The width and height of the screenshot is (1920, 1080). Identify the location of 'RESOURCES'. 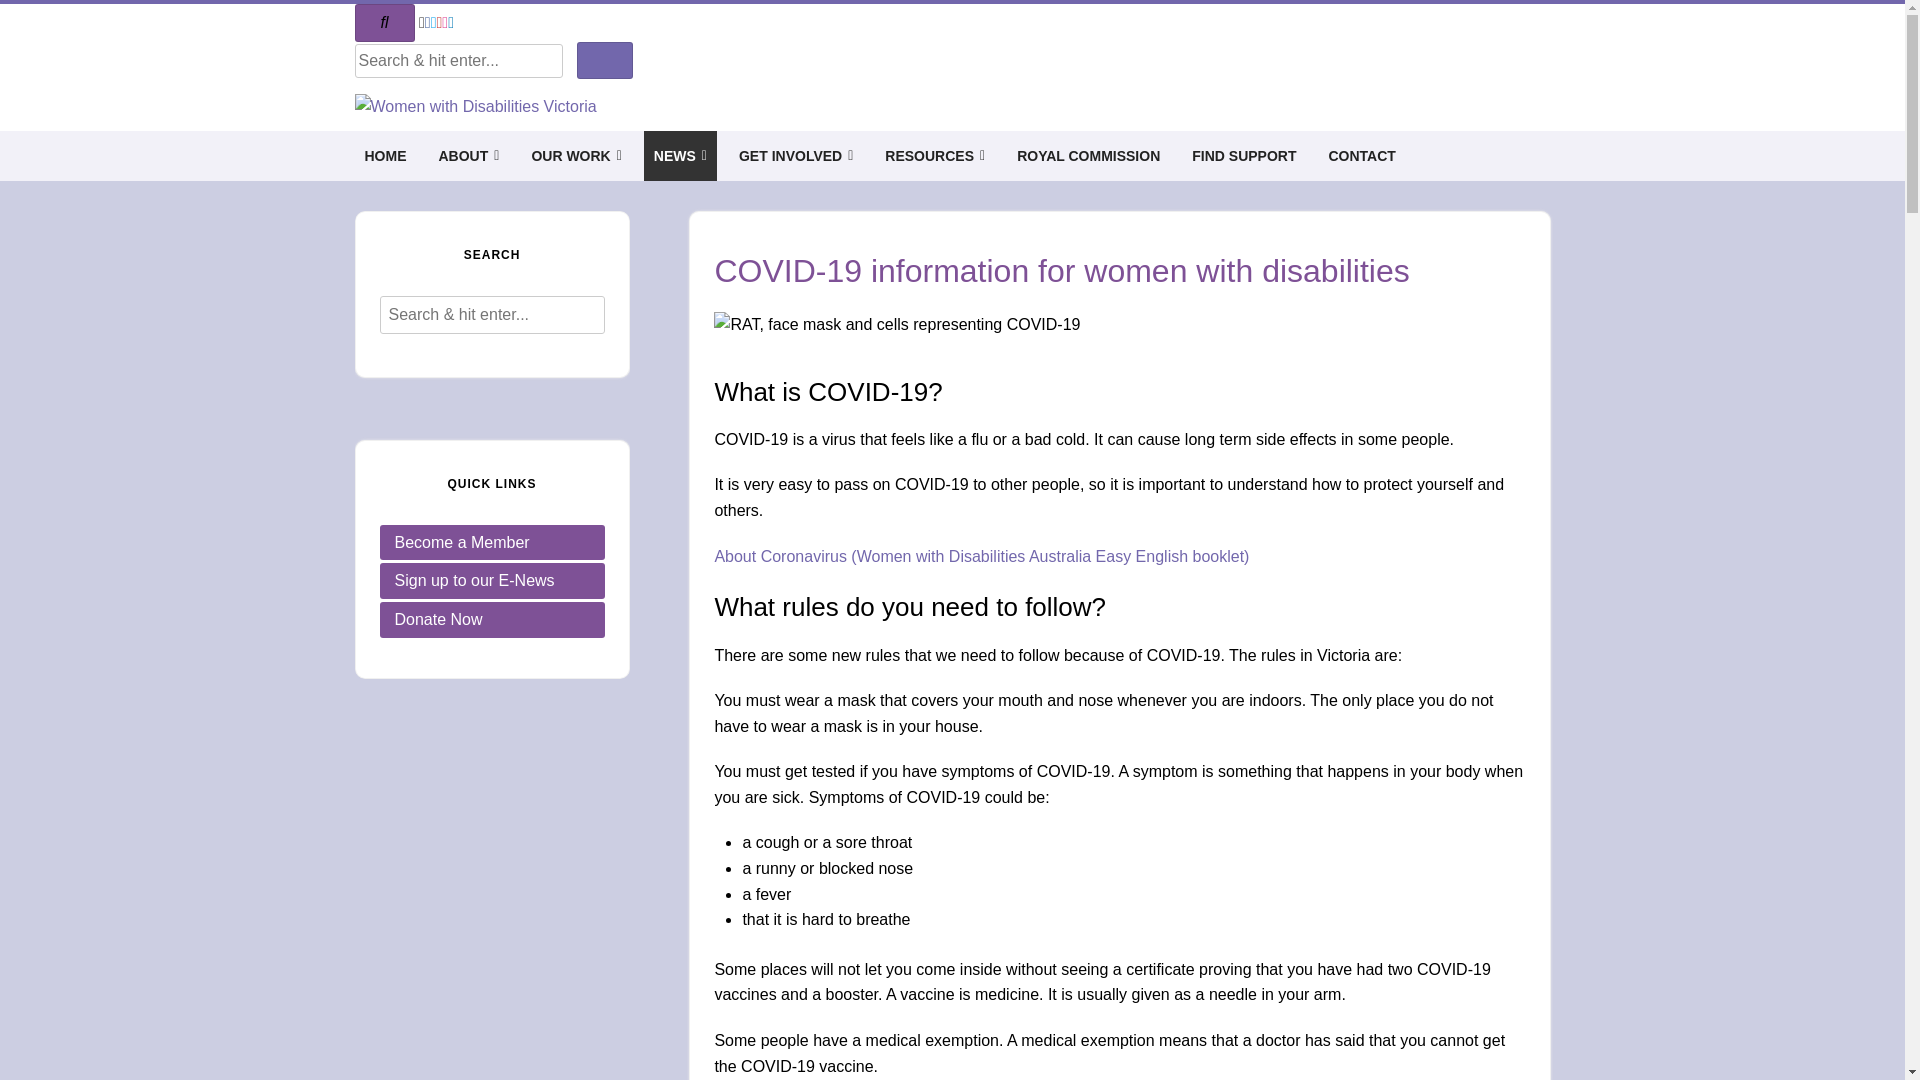
(934, 154).